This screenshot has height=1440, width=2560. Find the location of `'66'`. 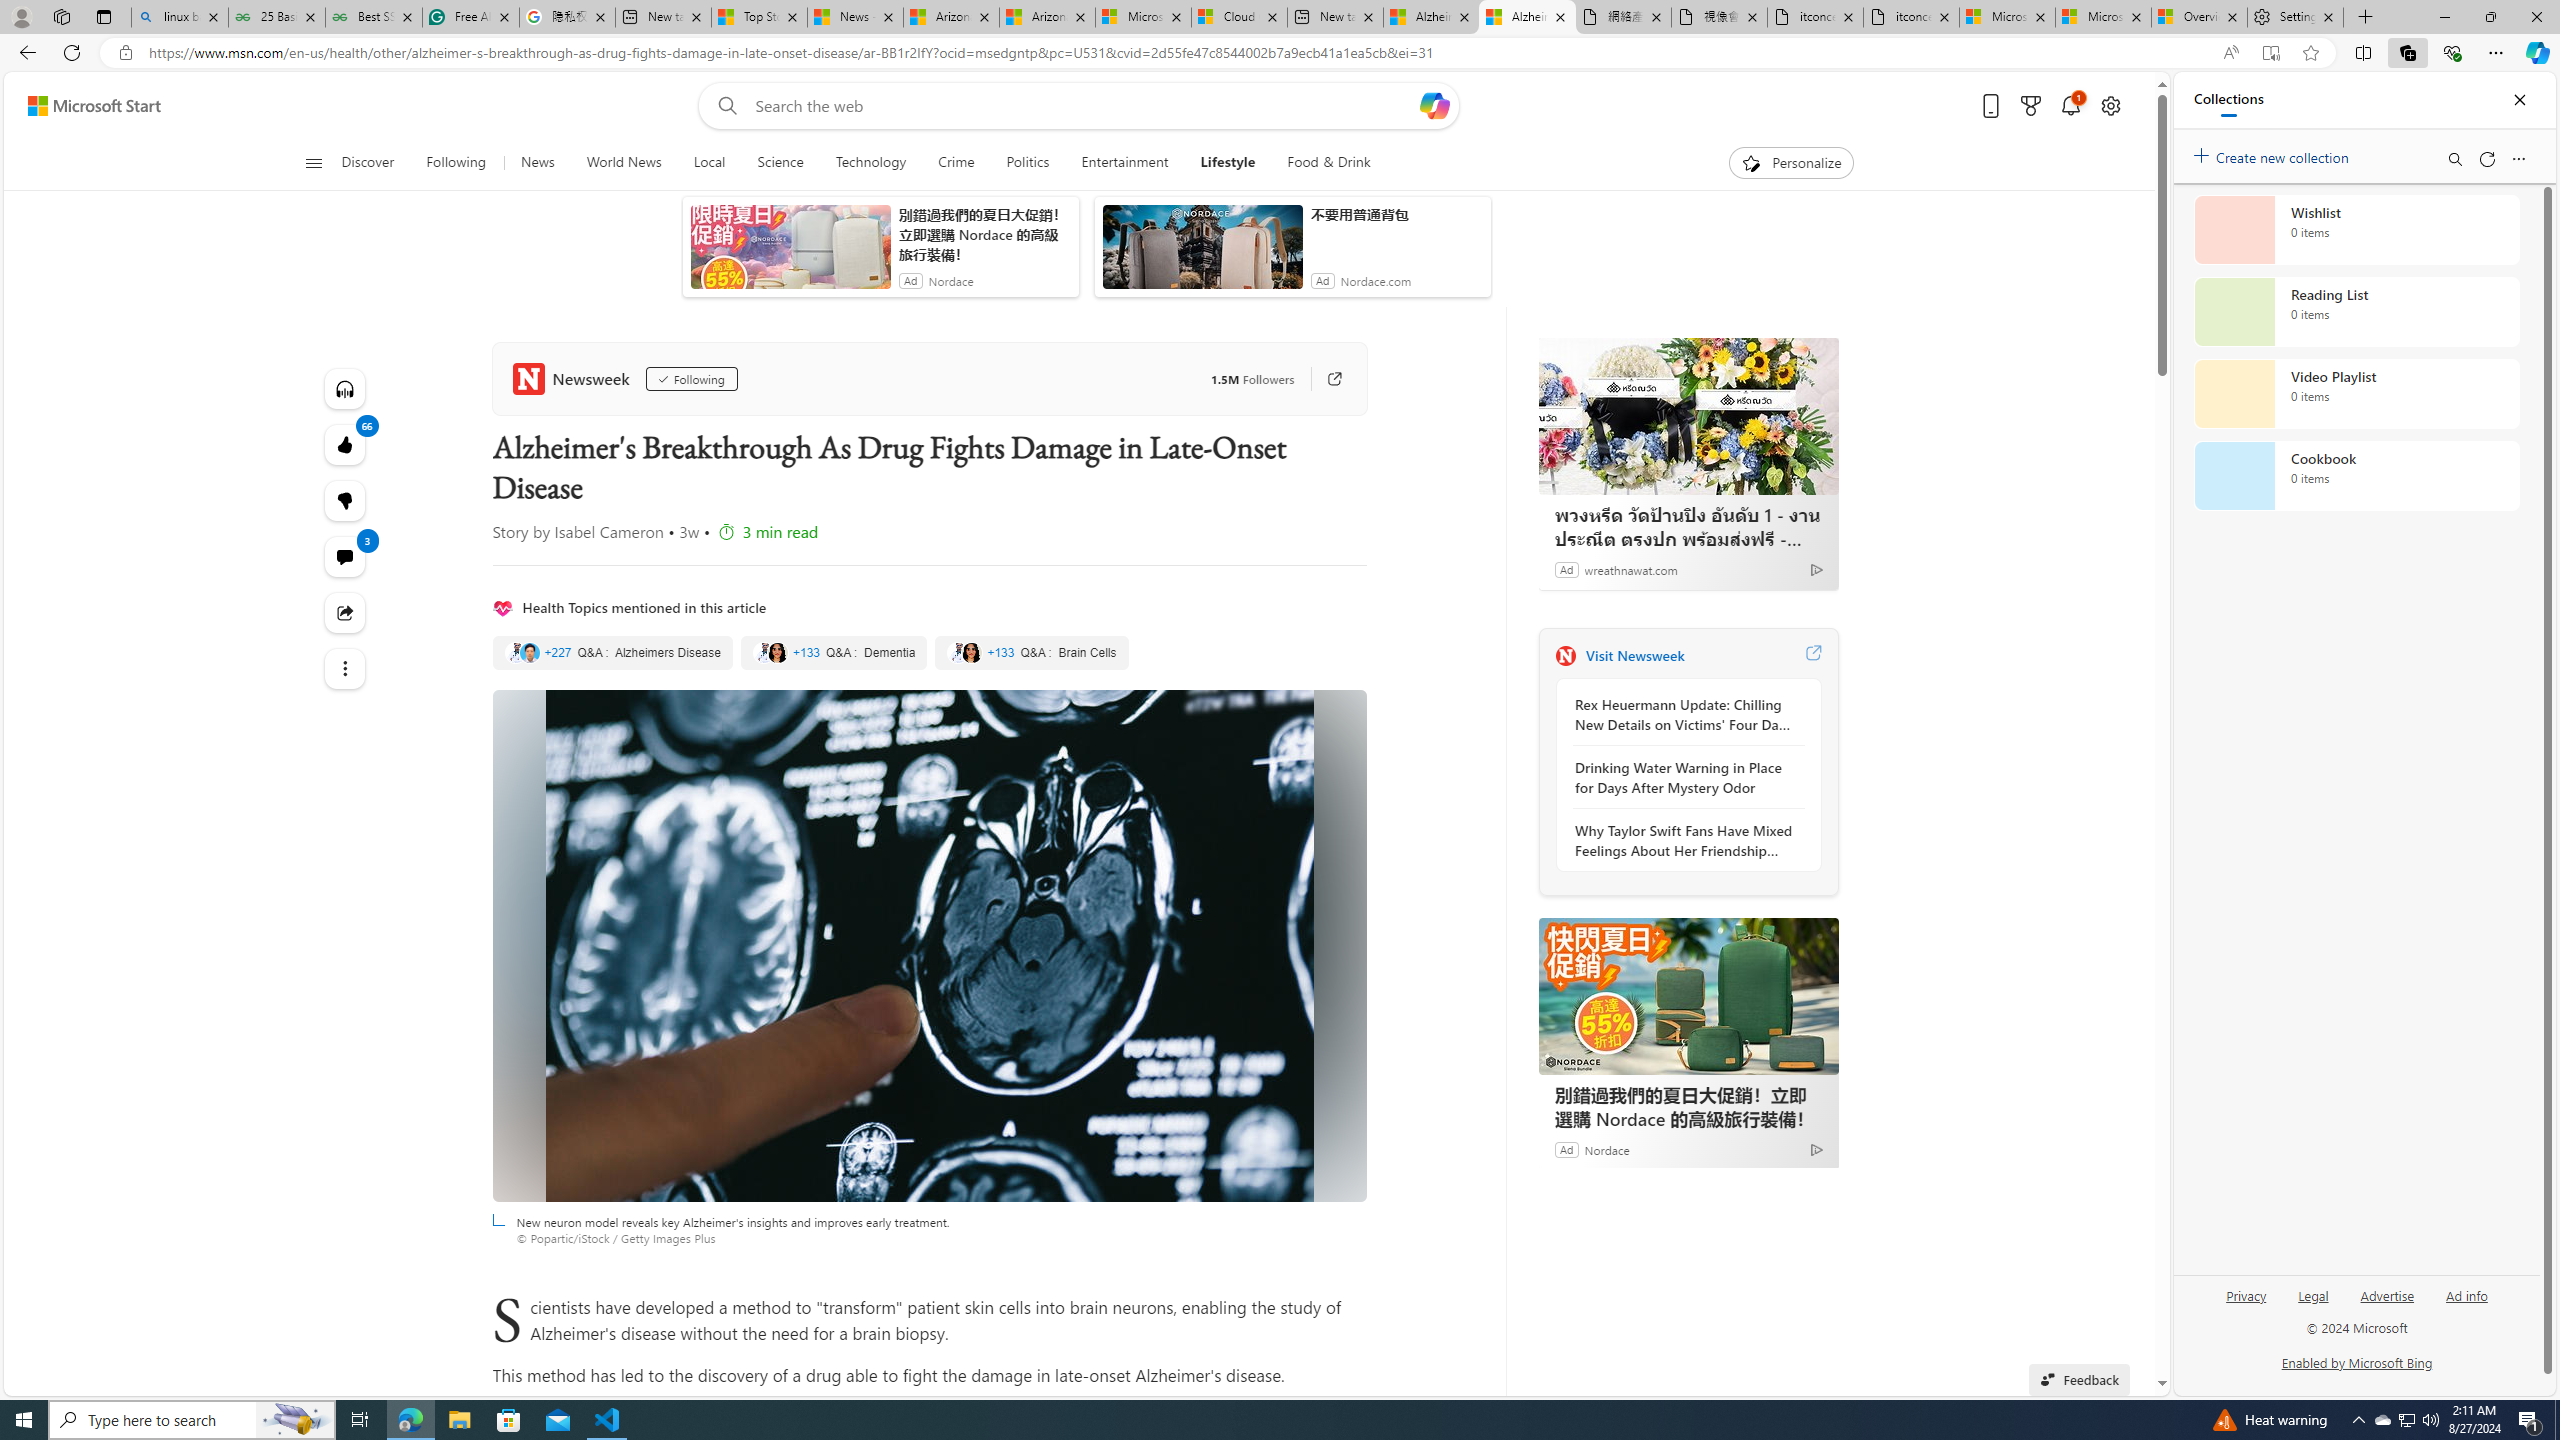

'66' is located at coordinates (345, 501).